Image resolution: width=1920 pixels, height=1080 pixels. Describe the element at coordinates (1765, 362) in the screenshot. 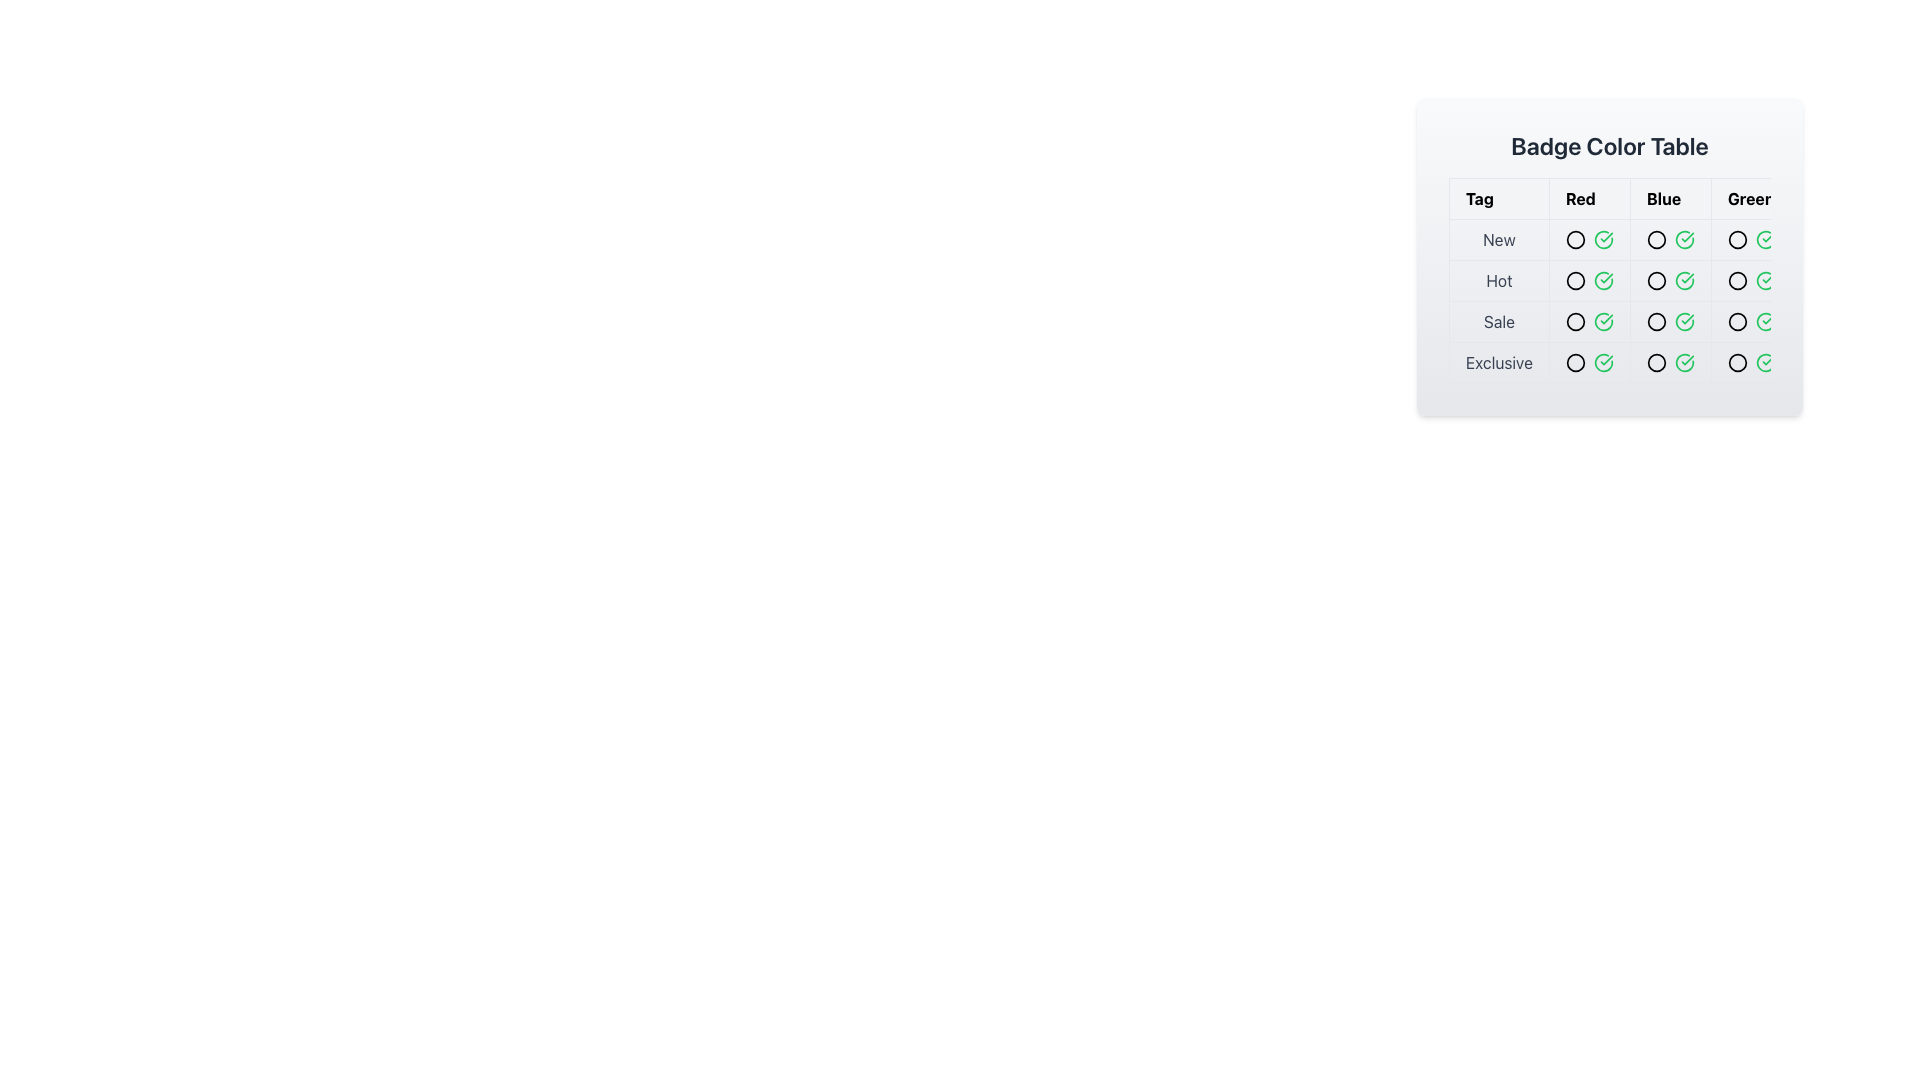

I see `the green circular checkmark icon located in the last row labeled 'Exclusive' under the 'Green' column of the 'Badge Color Table'` at that location.